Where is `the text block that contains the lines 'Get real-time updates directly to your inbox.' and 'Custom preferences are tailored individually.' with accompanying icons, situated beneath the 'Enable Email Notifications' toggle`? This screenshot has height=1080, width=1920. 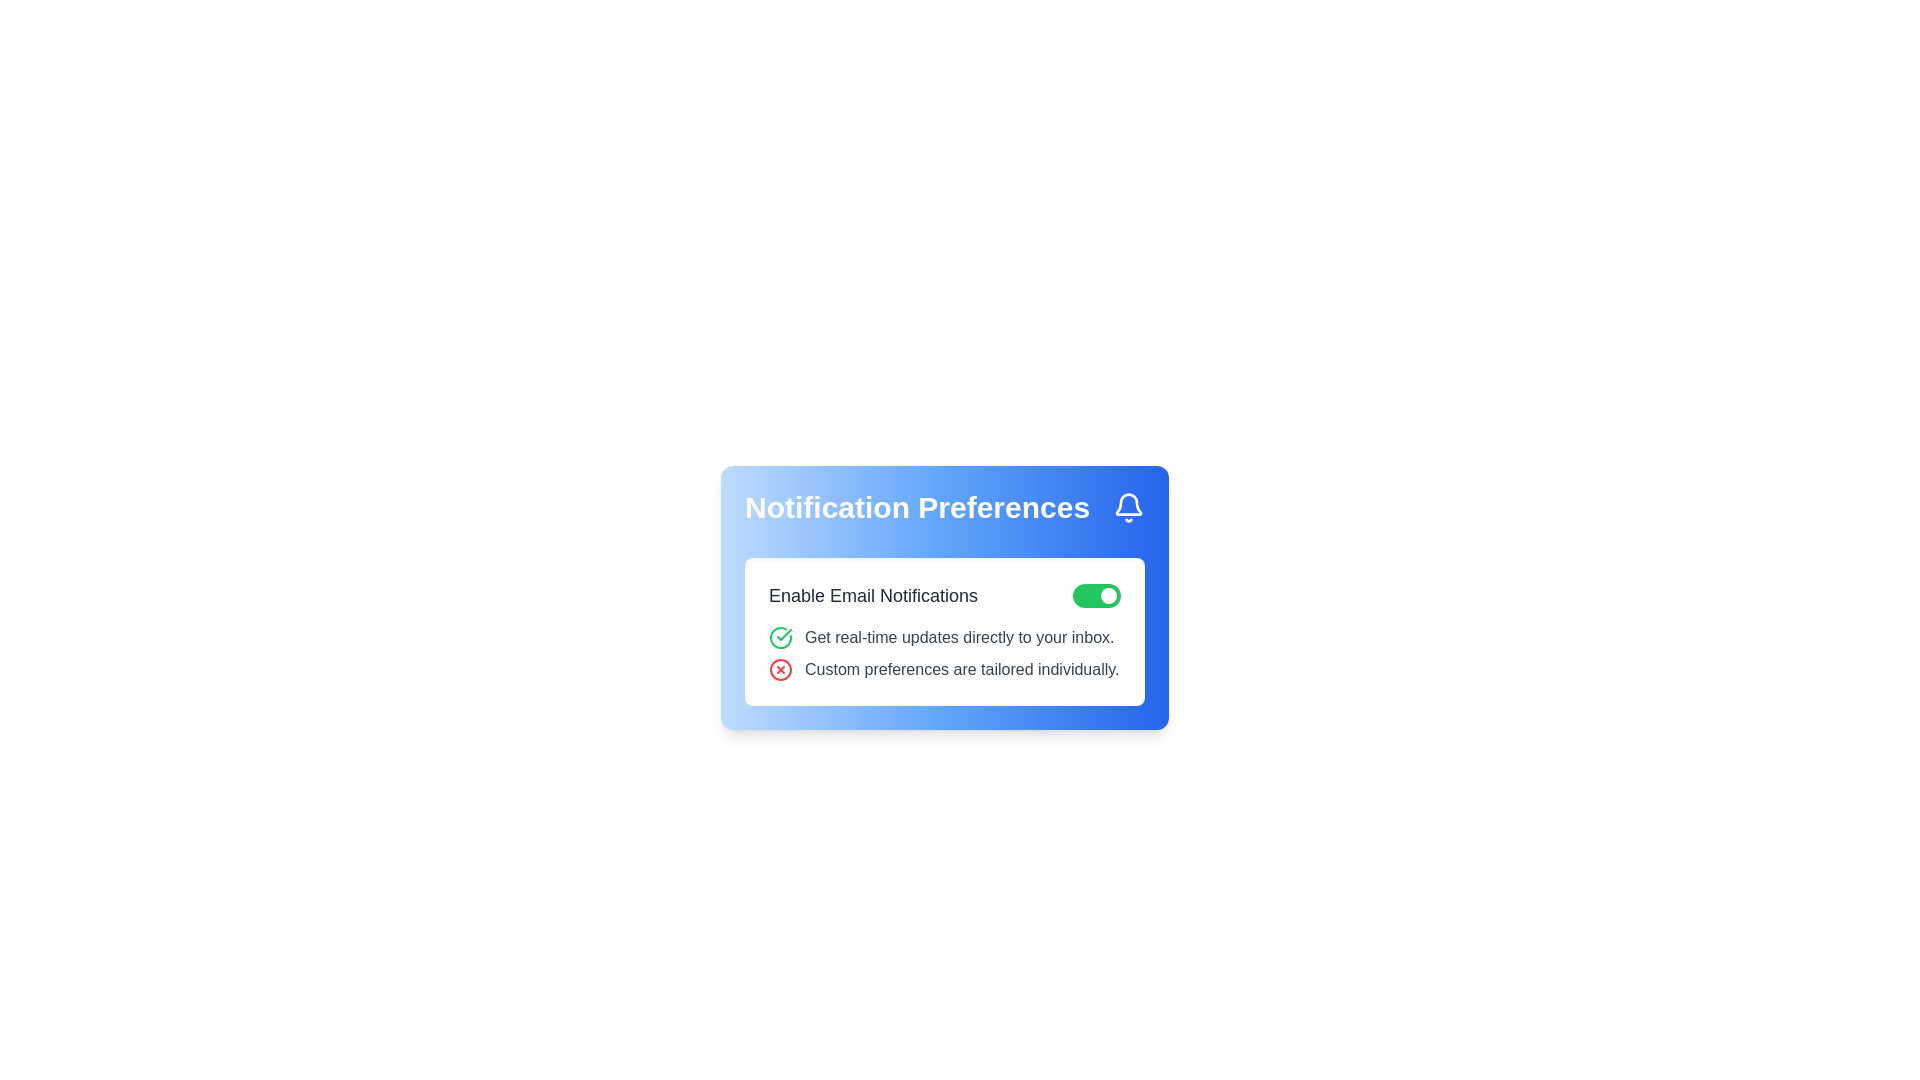 the text block that contains the lines 'Get real-time updates directly to your inbox.' and 'Custom preferences are tailored individually.' with accompanying icons, situated beneath the 'Enable Email Notifications' toggle is located at coordinates (944, 654).